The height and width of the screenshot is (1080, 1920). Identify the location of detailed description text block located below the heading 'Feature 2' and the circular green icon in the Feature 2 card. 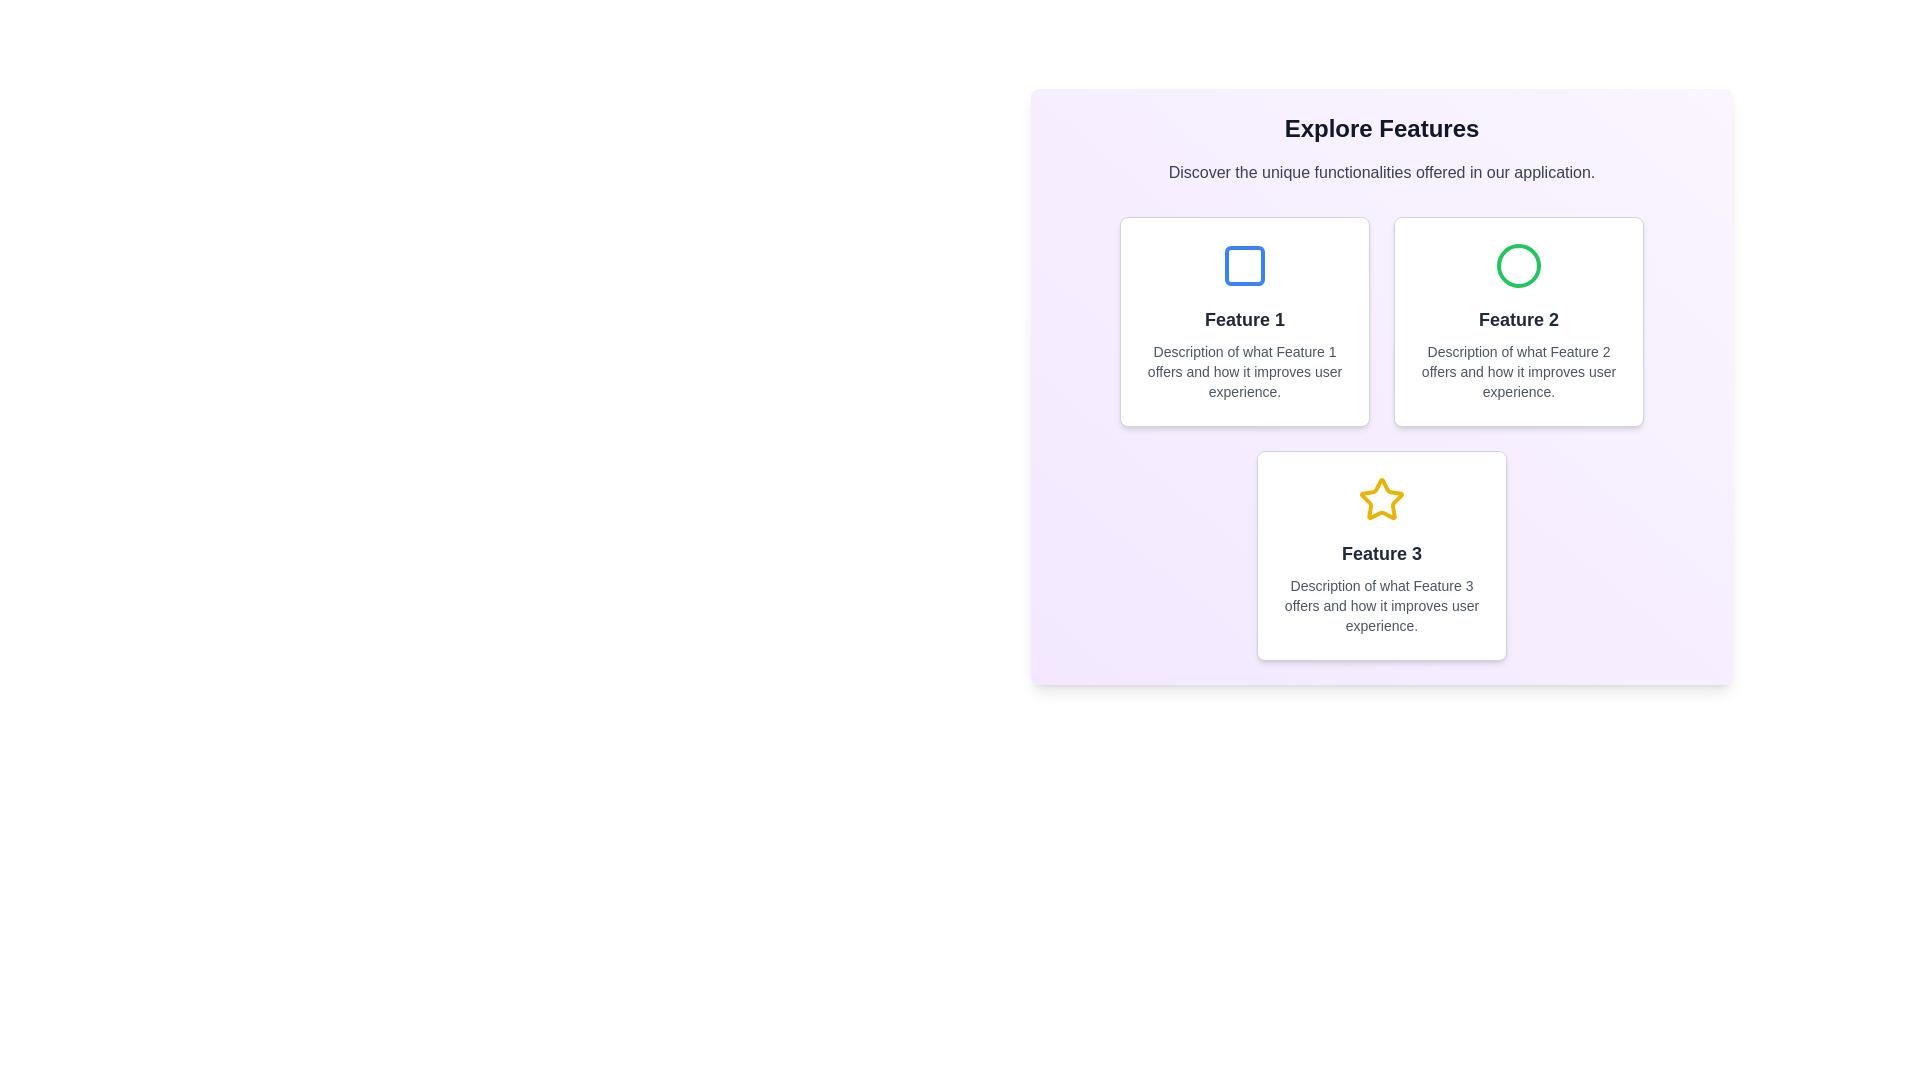
(1518, 371).